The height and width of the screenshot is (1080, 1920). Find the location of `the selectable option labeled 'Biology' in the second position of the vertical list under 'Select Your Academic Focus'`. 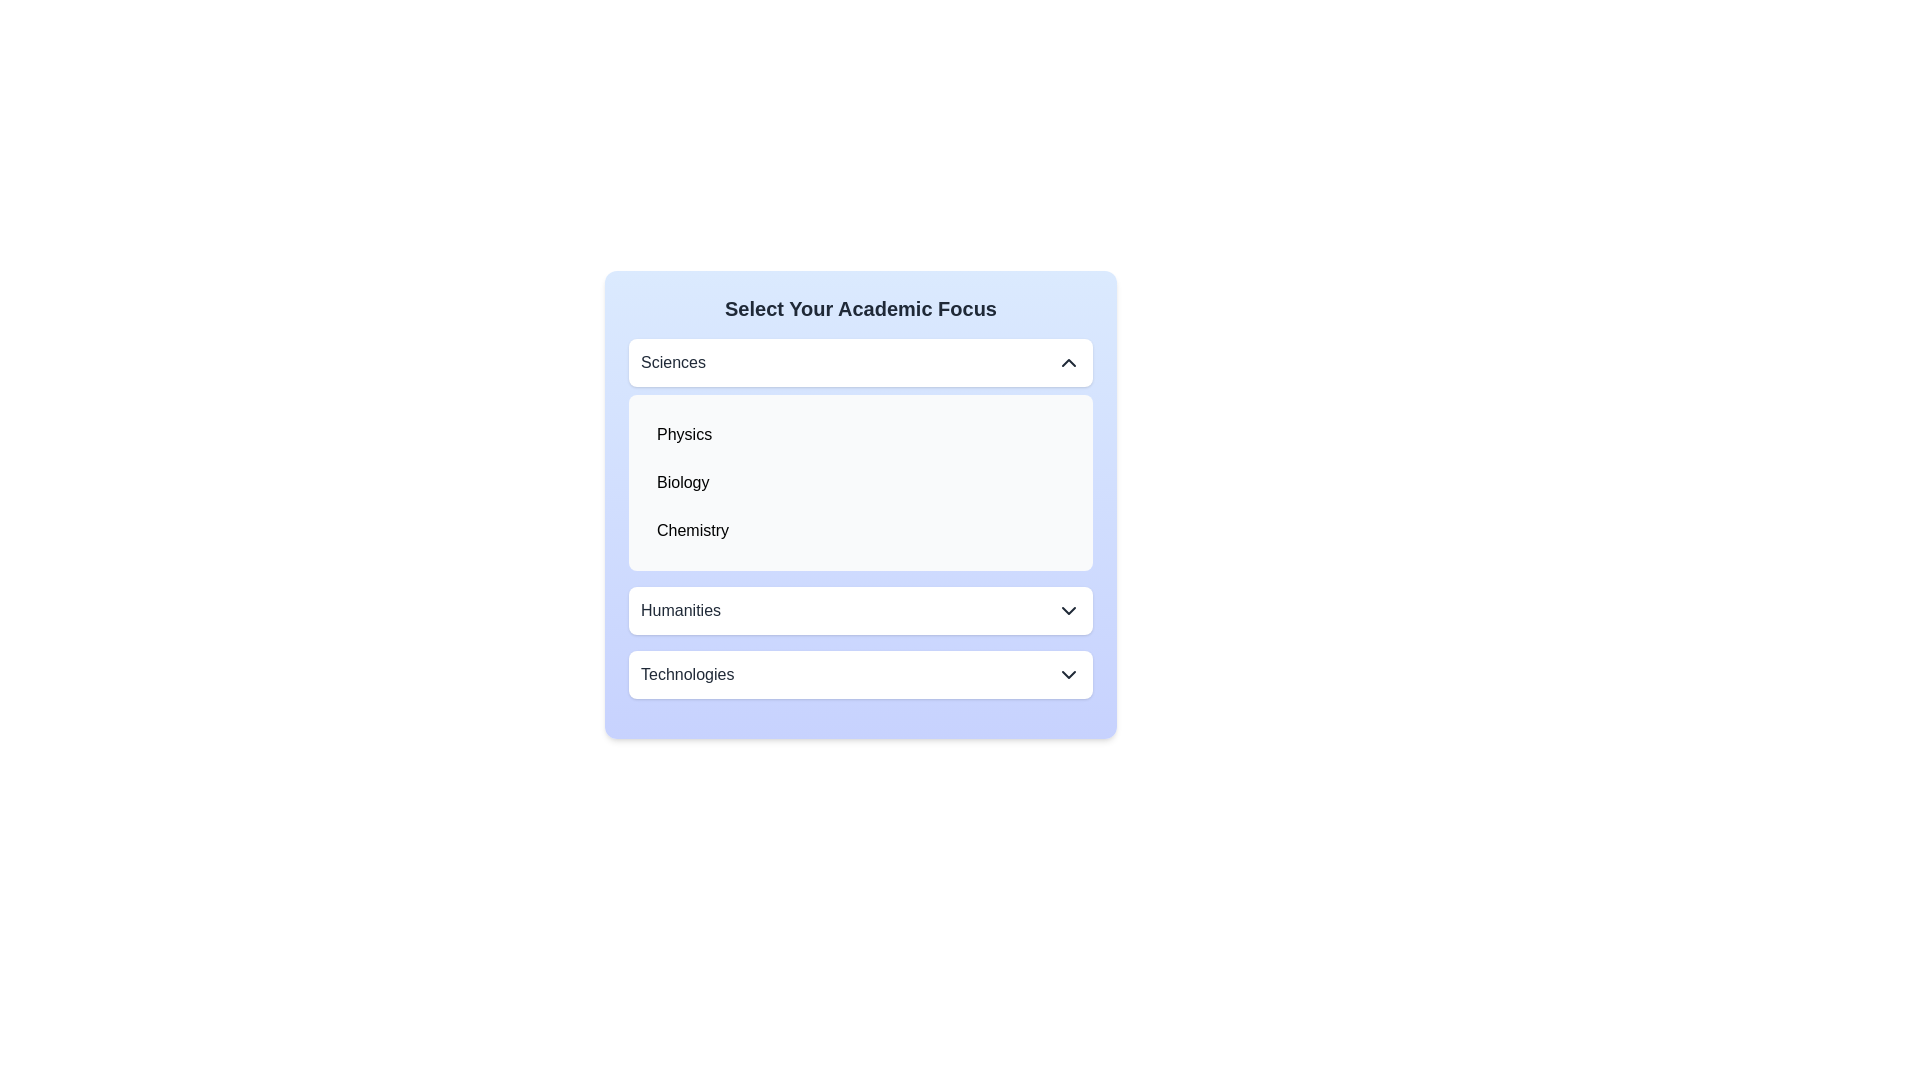

the selectable option labeled 'Biology' in the second position of the vertical list under 'Select Your Academic Focus' is located at coordinates (860, 482).